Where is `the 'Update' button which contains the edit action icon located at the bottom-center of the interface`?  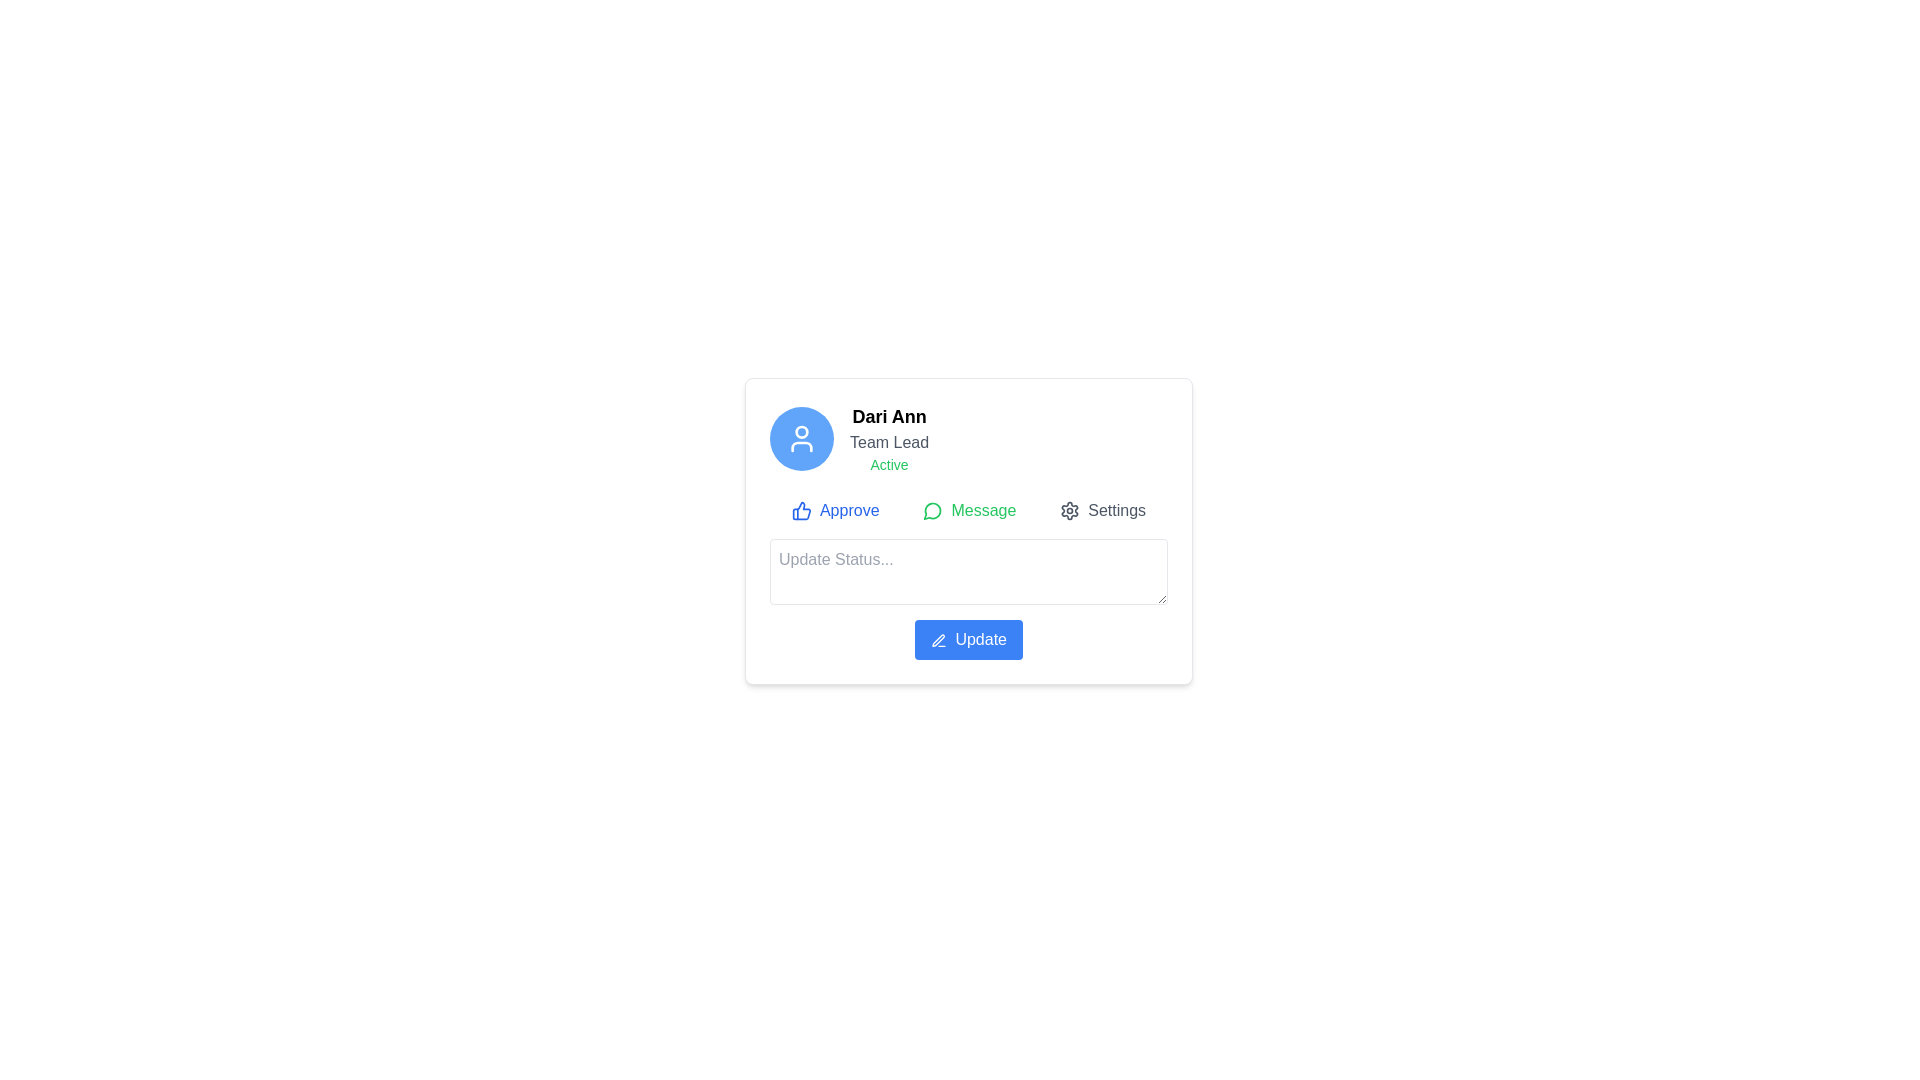 the 'Update' button which contains the edit action icon located at the bottom-center of the interface is located at coordinates (937, 640).